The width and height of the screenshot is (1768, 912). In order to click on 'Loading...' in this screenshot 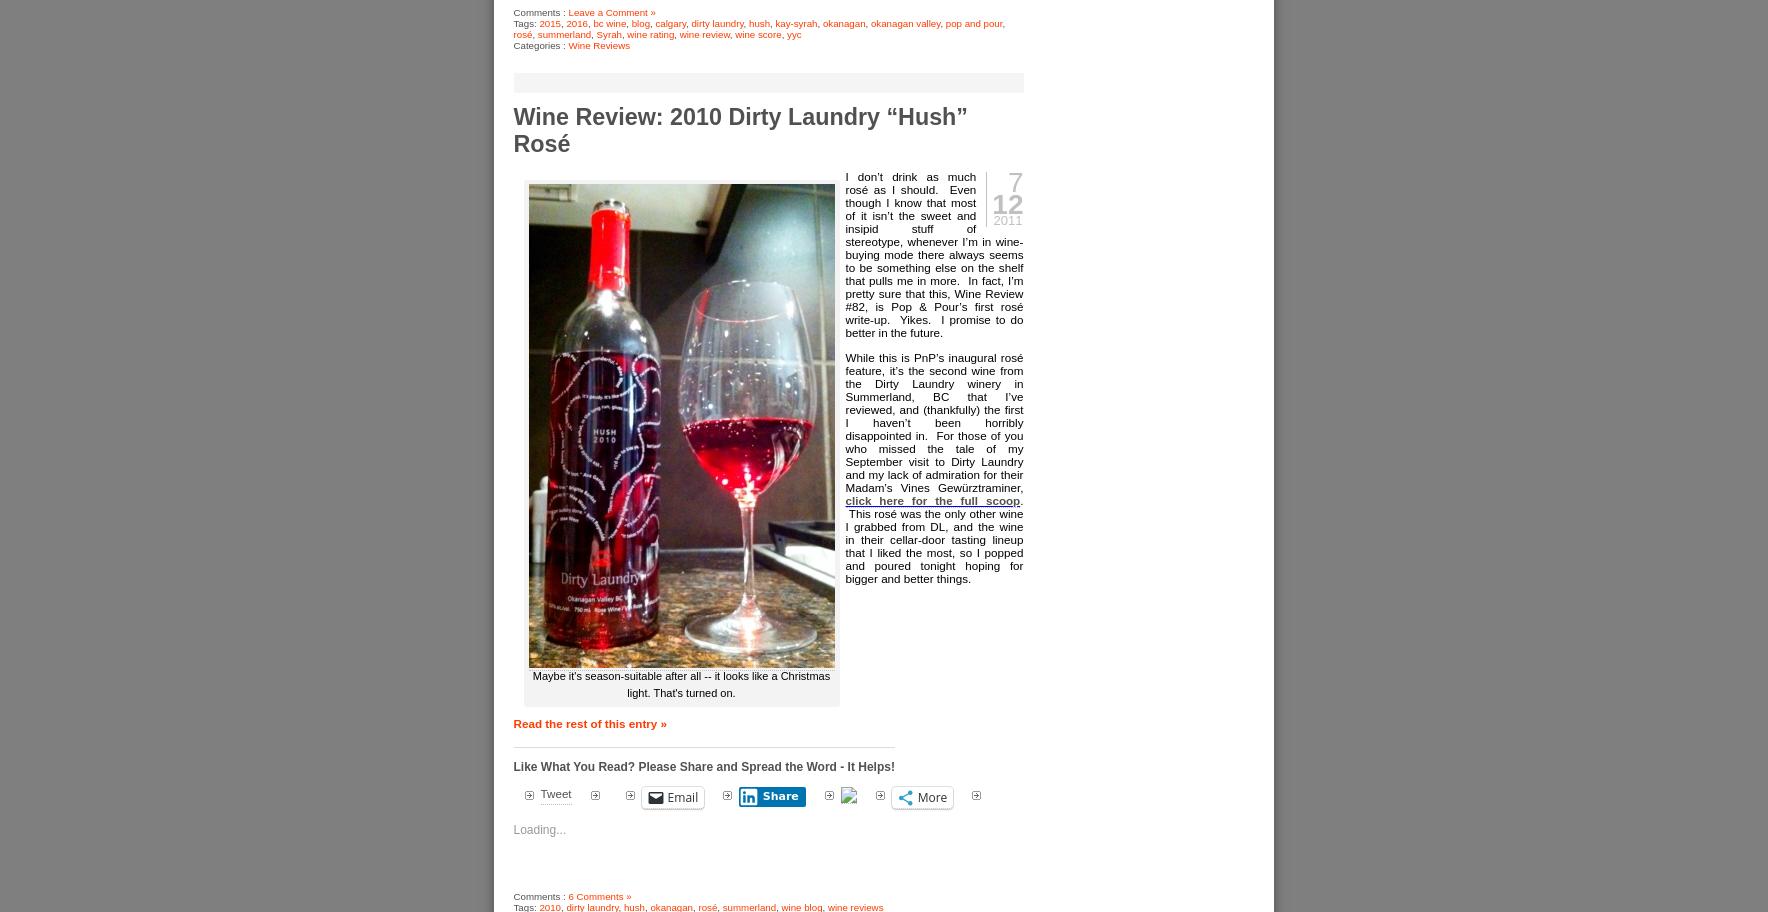, I will do `click(538, 829)`.